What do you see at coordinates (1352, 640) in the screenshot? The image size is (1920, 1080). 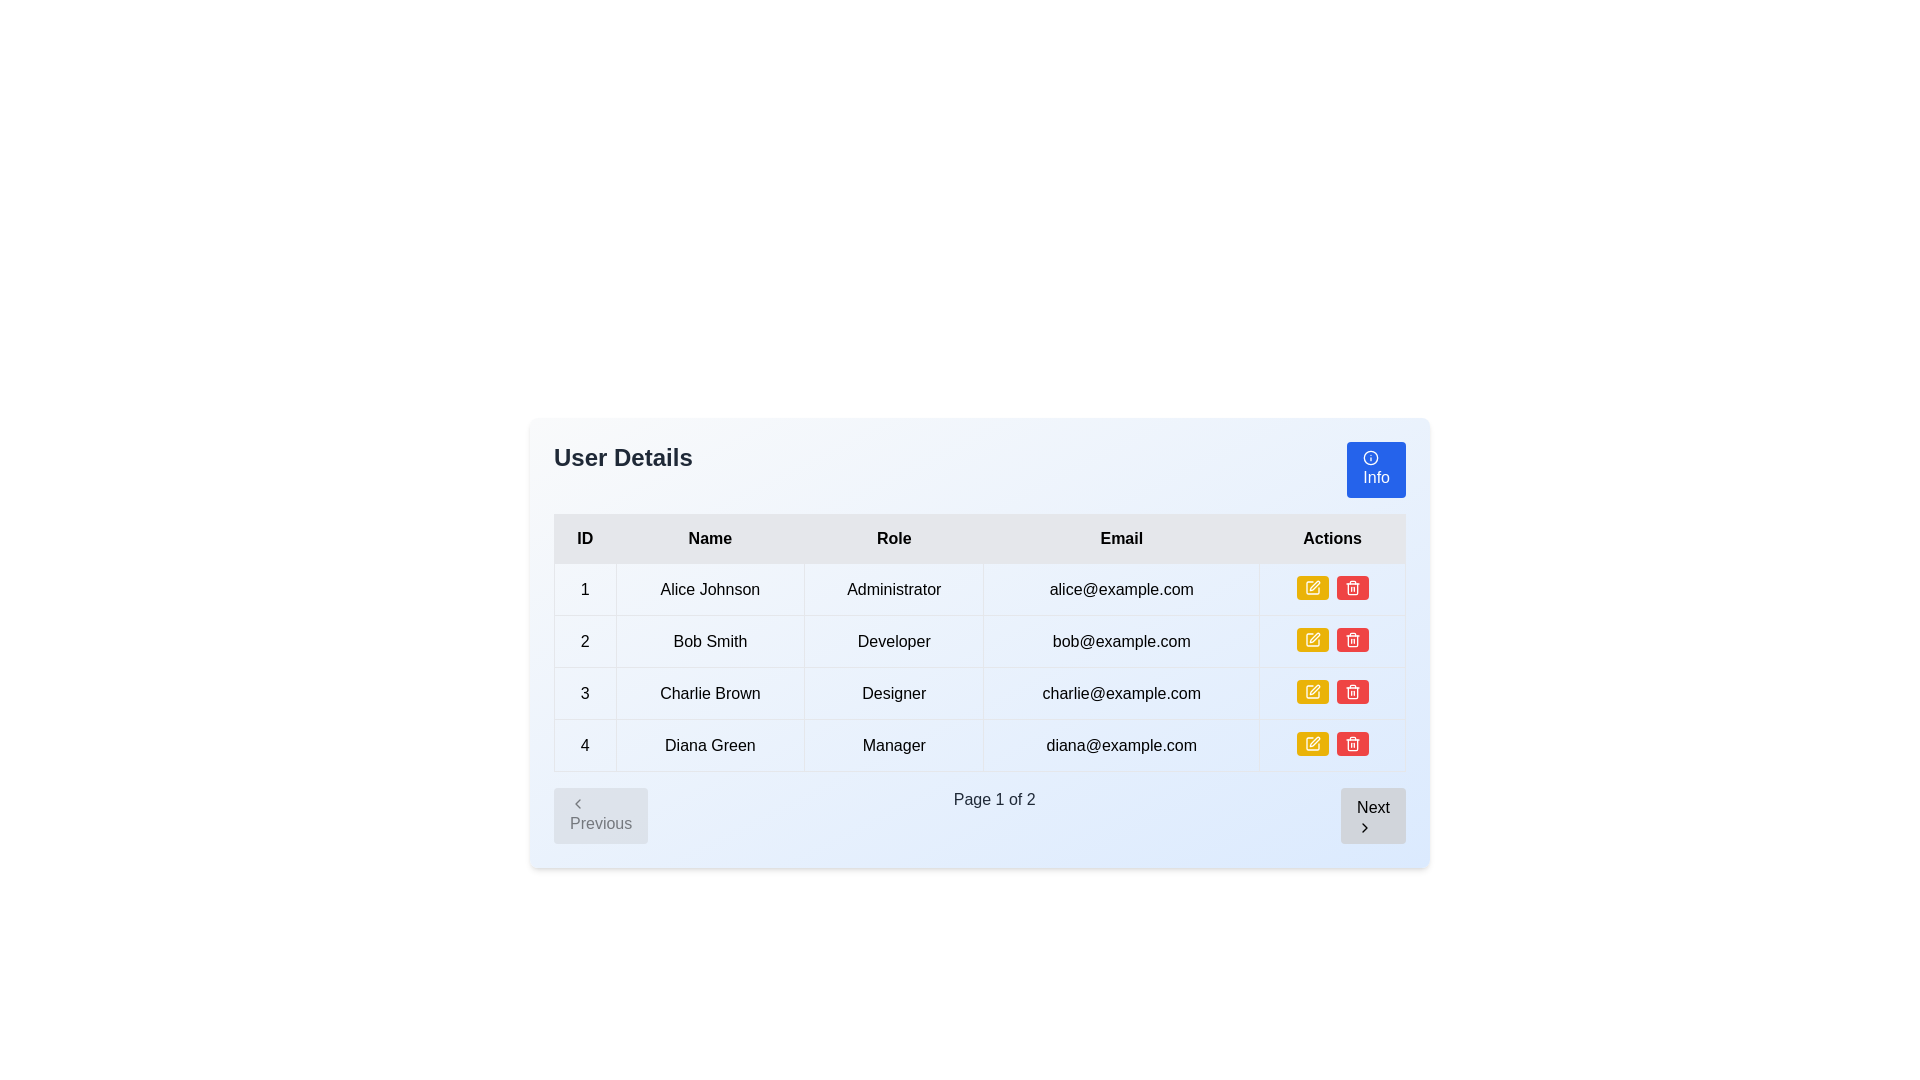 I see `the red trash can icon button` at bounding box center [1352, 640].